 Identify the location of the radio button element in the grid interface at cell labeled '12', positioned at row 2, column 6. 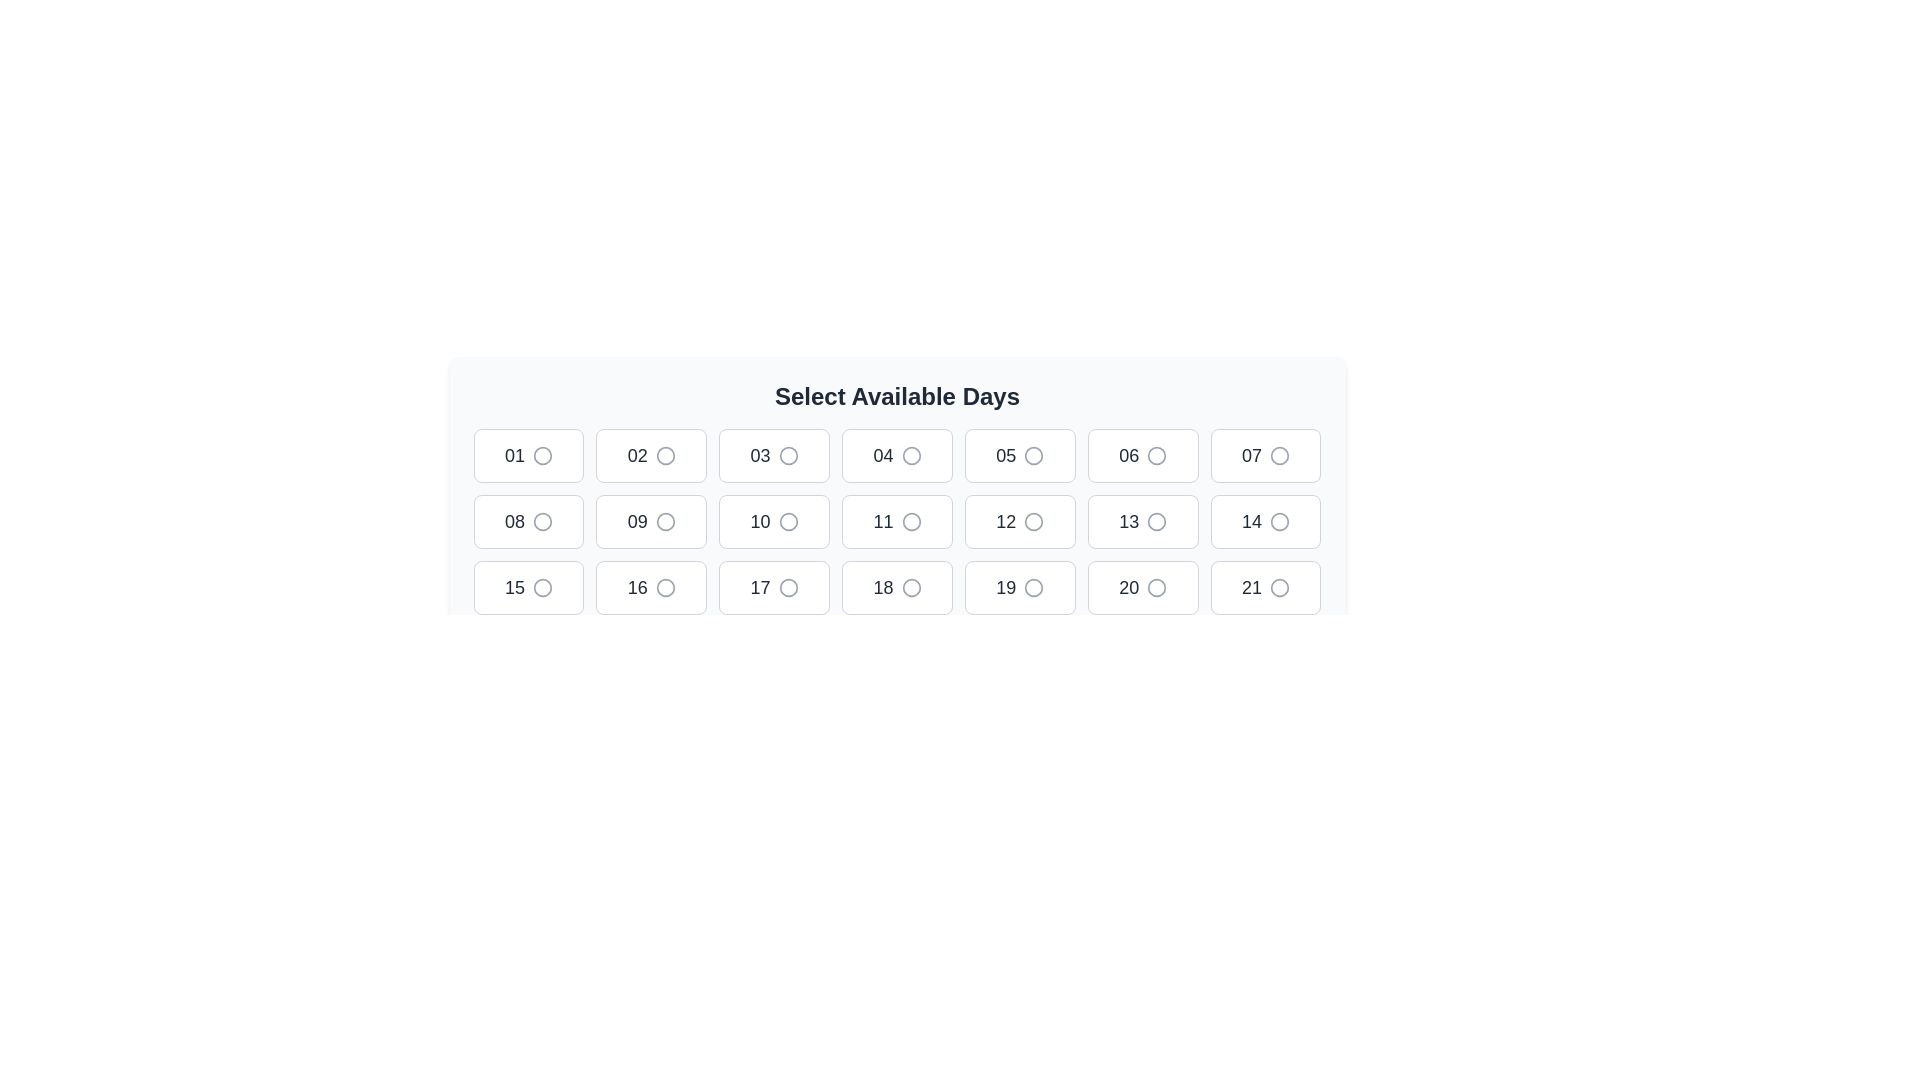
(1034, 520).